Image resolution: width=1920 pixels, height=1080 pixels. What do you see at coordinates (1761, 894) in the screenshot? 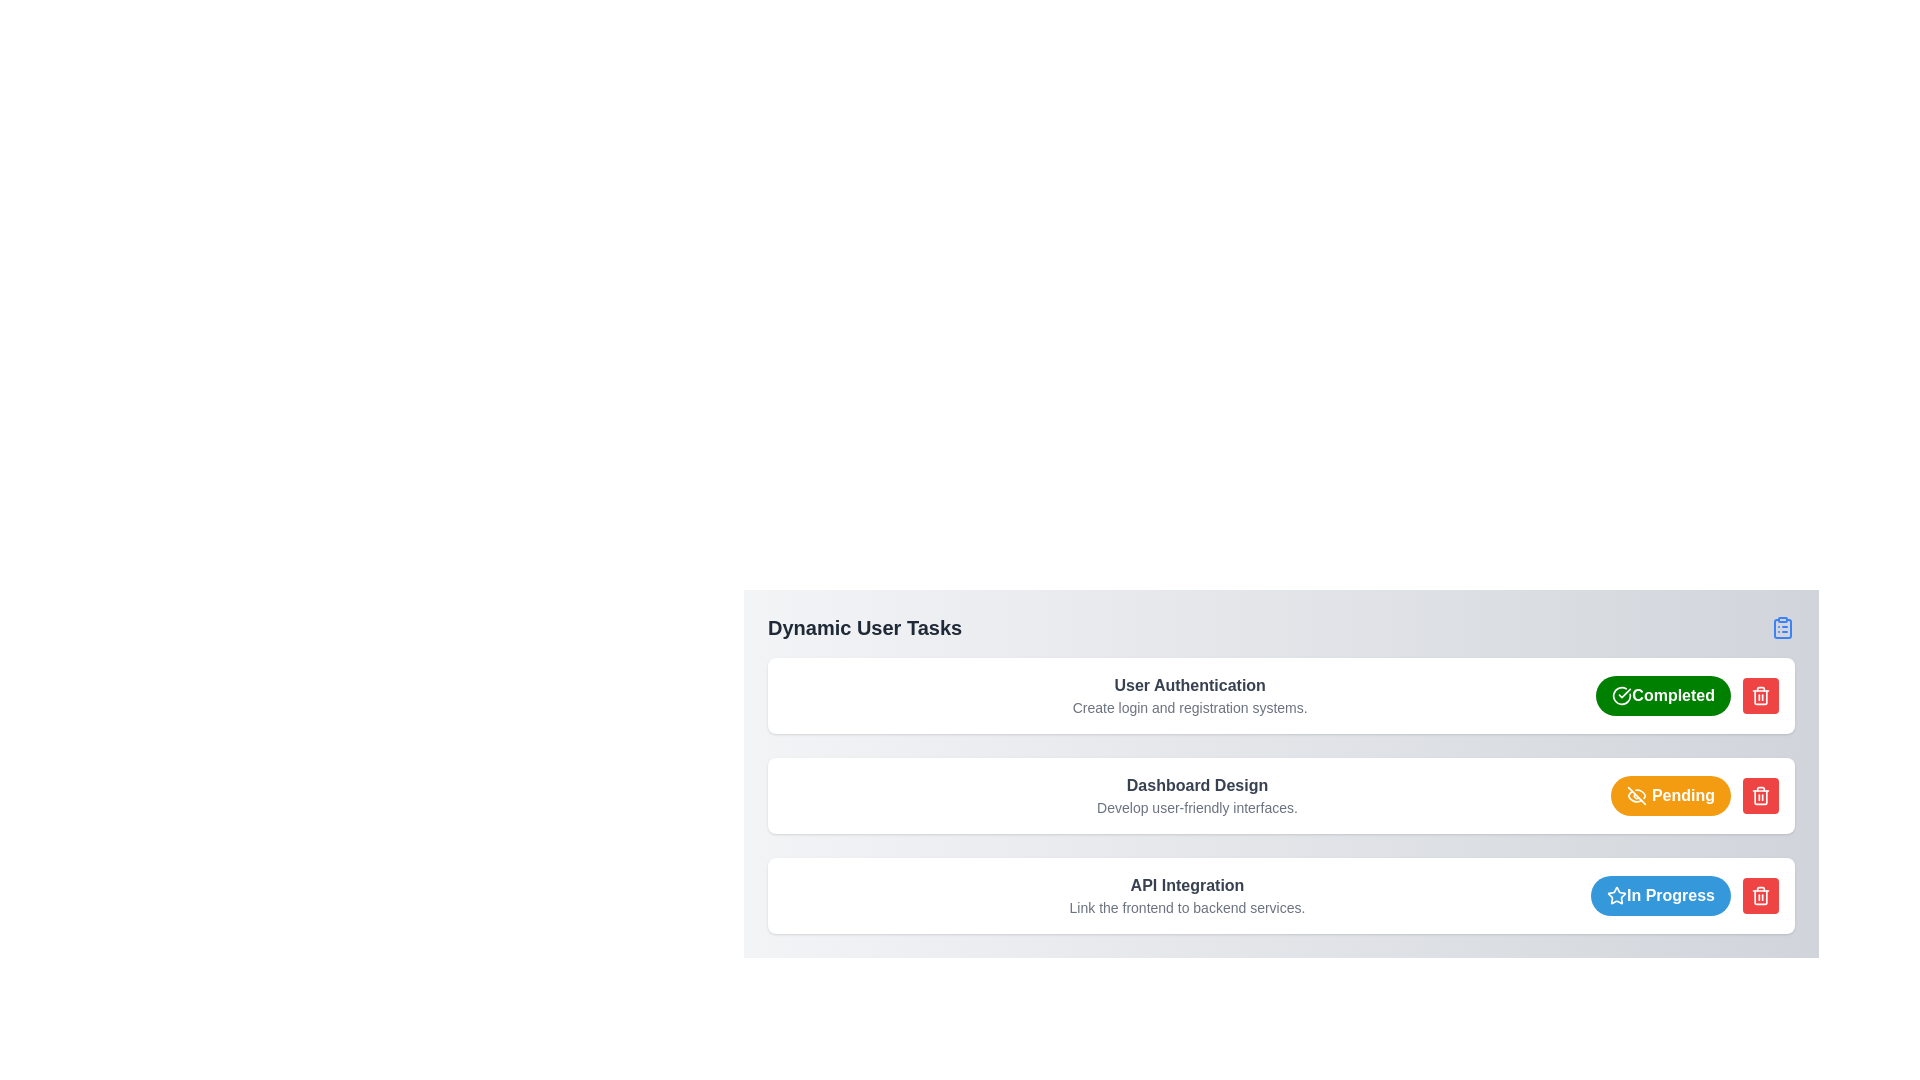
I see `the red button with a trash bin icon, which is the rightmost button in the 'API Integration' row` at bounding box center [1761, 894].